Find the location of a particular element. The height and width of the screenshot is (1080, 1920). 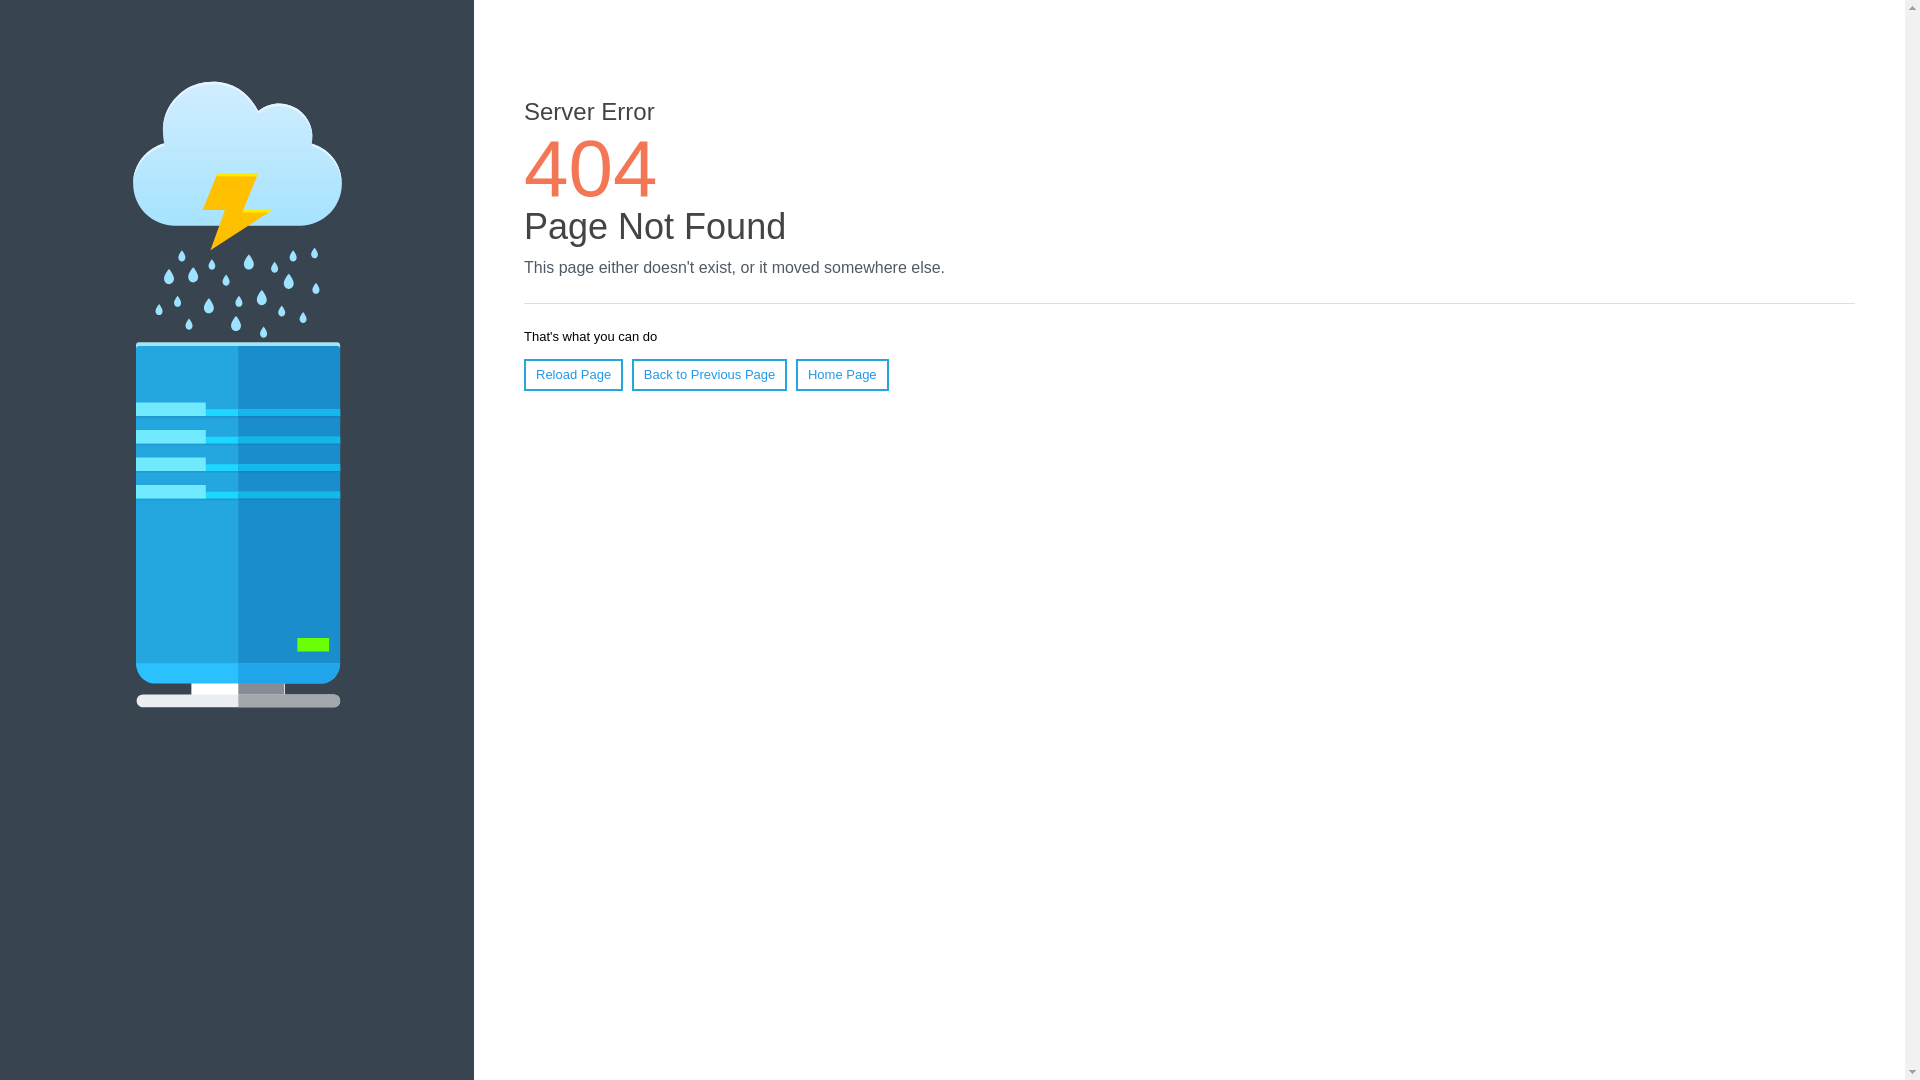

'Back to Previous Page' is located at coordinates (710, 374).